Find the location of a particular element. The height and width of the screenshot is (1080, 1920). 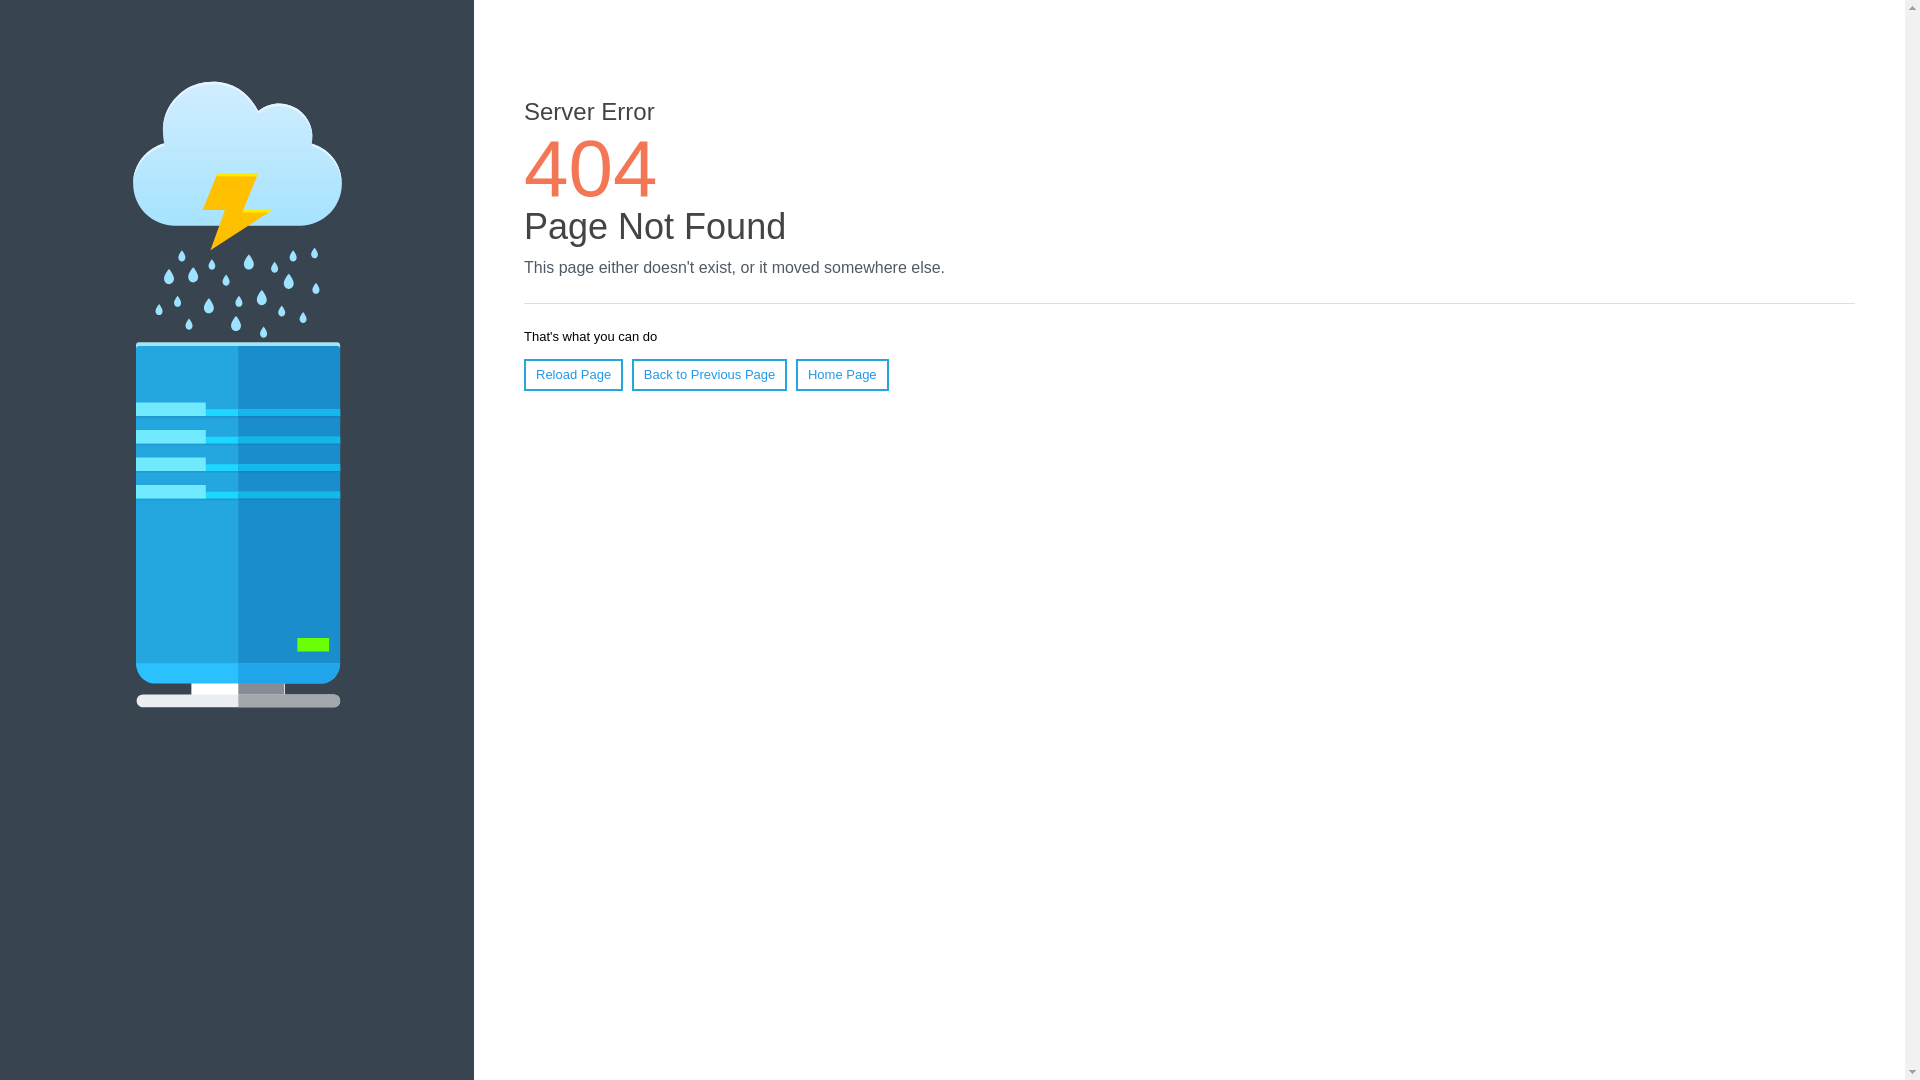

'Back to Previous Page' is located at coordinates (710, 374).